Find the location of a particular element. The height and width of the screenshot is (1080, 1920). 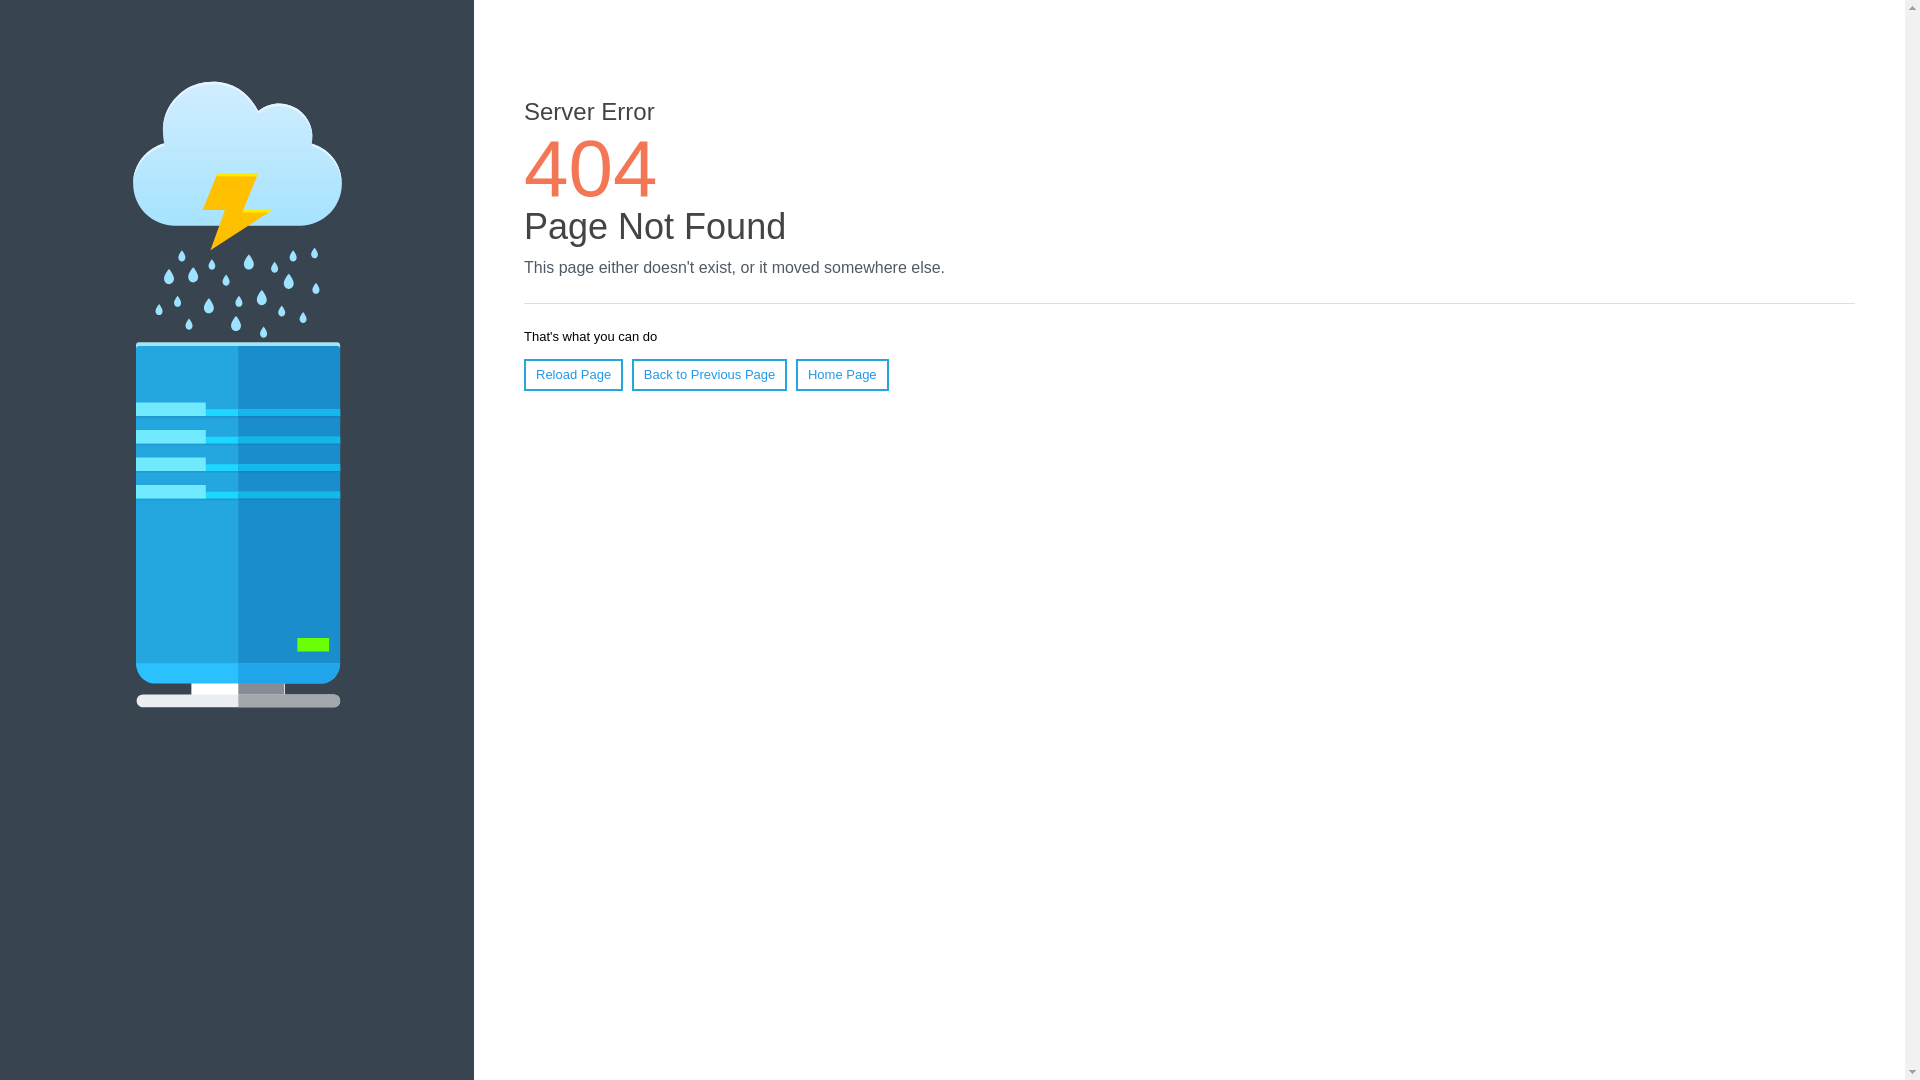

'Back to Previous Page' is located at coordinates (710, 374).